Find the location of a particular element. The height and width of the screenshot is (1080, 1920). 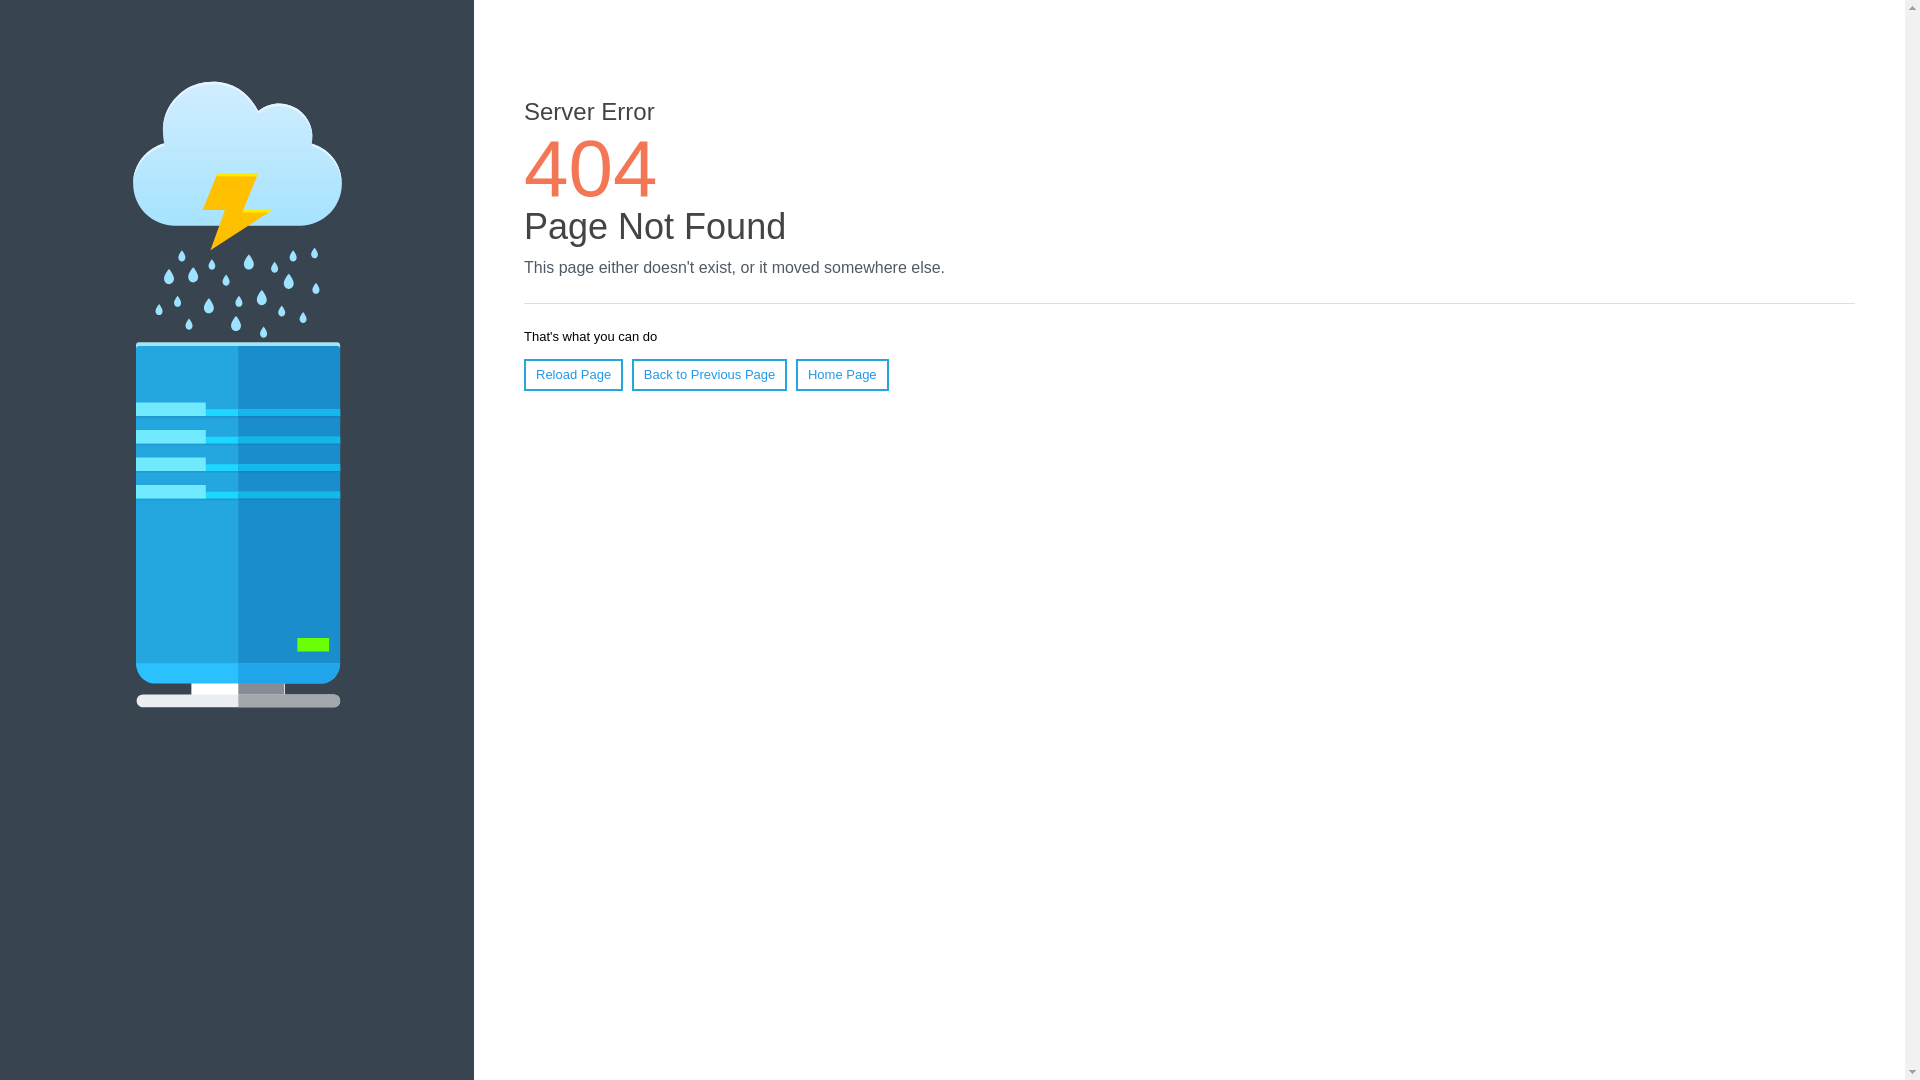

'Back to Previous Page' is located at coordinates (710, 374).